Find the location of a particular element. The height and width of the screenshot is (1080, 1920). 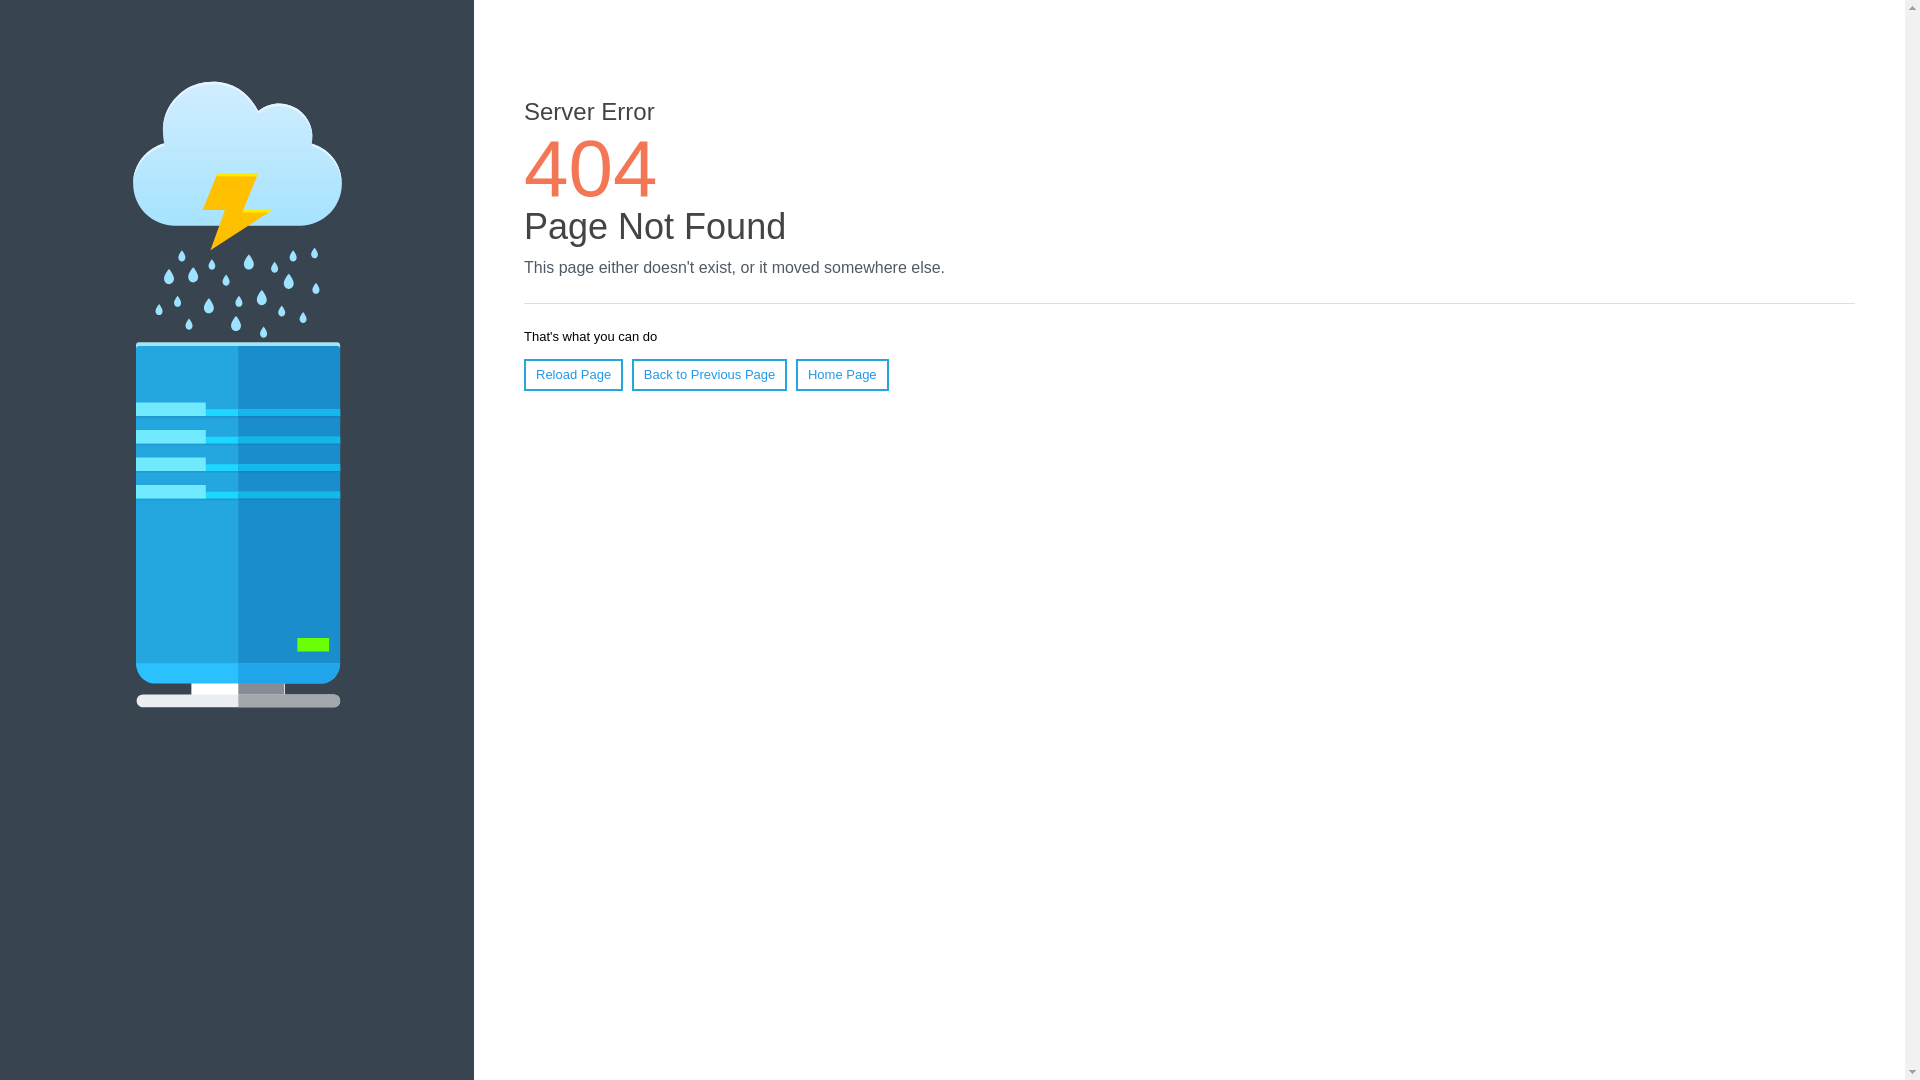

'Back to Previous Page' is located at coordinates (710, 374).